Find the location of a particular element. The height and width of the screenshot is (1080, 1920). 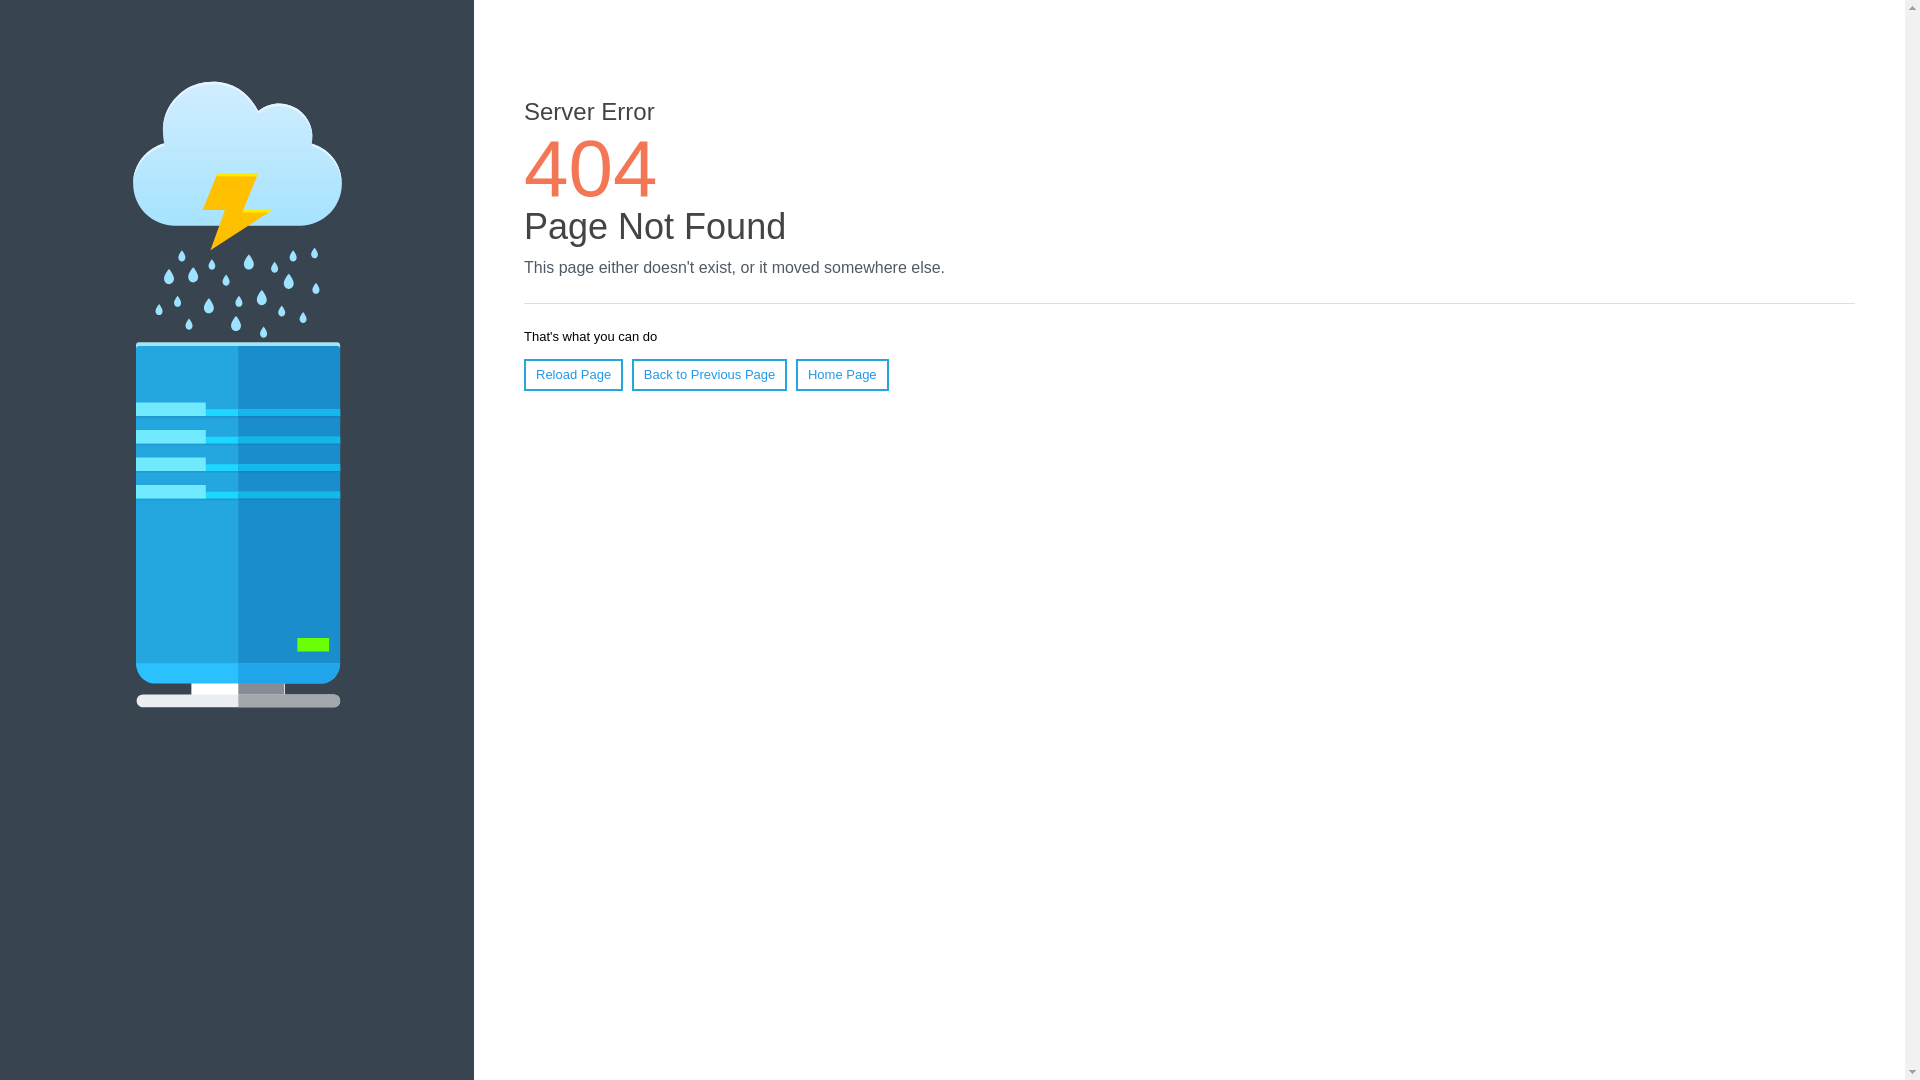

'Back to Previous Page' is located at coordinates (710, 374).